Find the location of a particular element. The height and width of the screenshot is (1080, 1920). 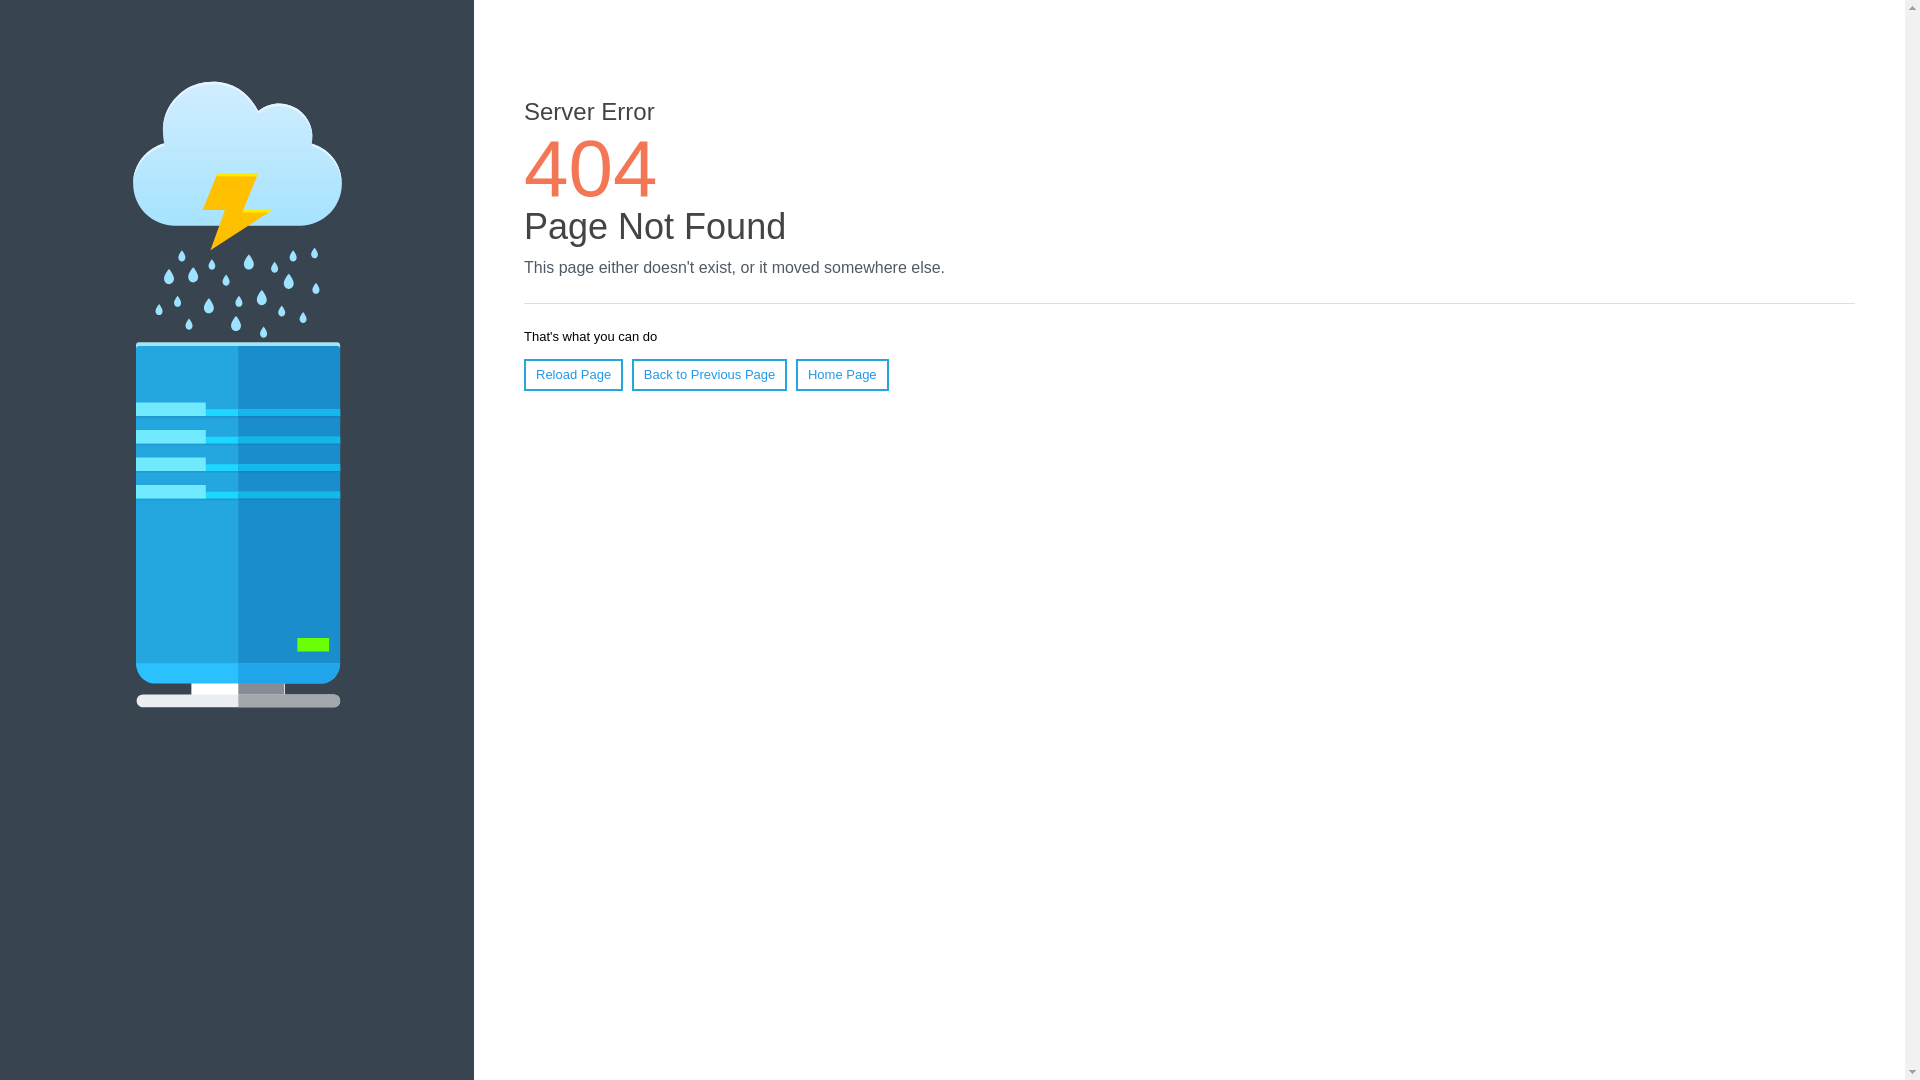

'Back to Previous Page' is located at coordinates (710, 374).